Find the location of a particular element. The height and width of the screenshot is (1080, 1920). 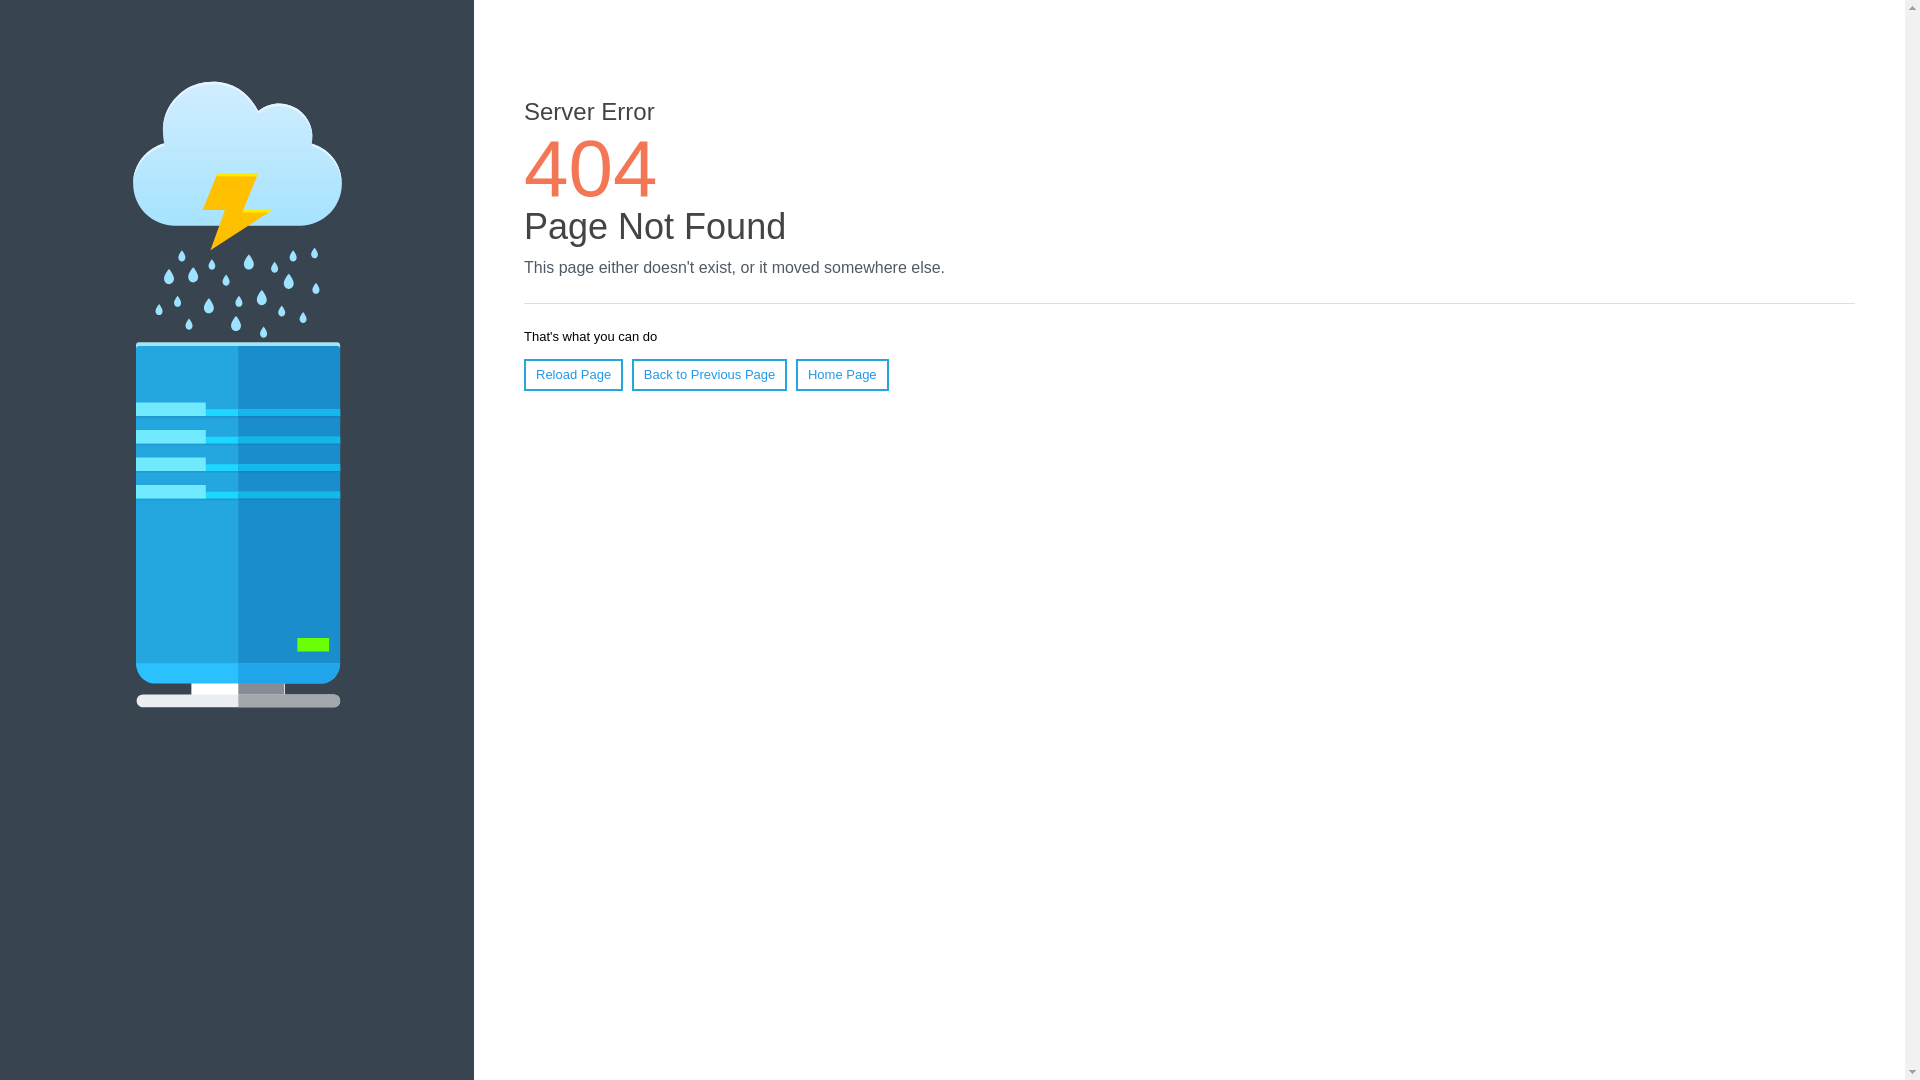

'Back to Previous Page' is located at coordinates (710, 374).